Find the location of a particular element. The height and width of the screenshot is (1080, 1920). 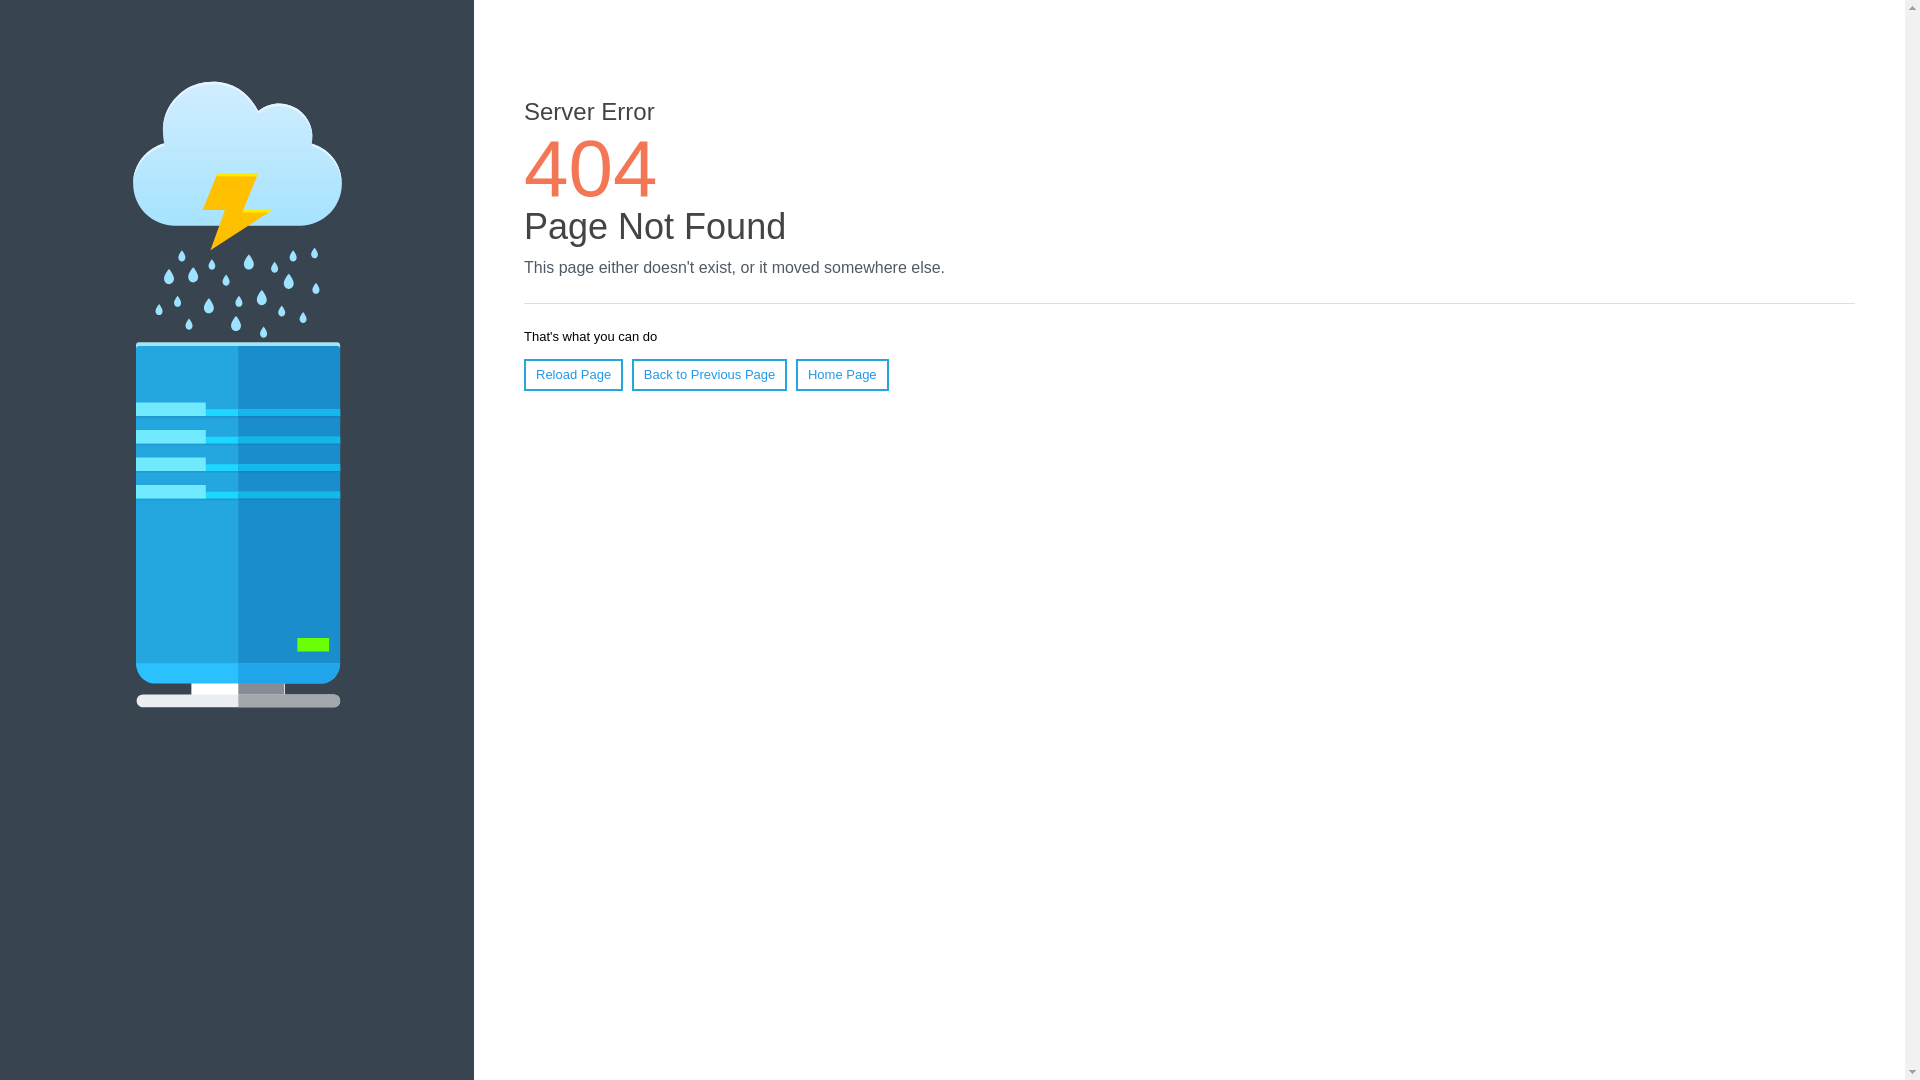

'Back to Previous Page' is located at coordinates (710, 374).